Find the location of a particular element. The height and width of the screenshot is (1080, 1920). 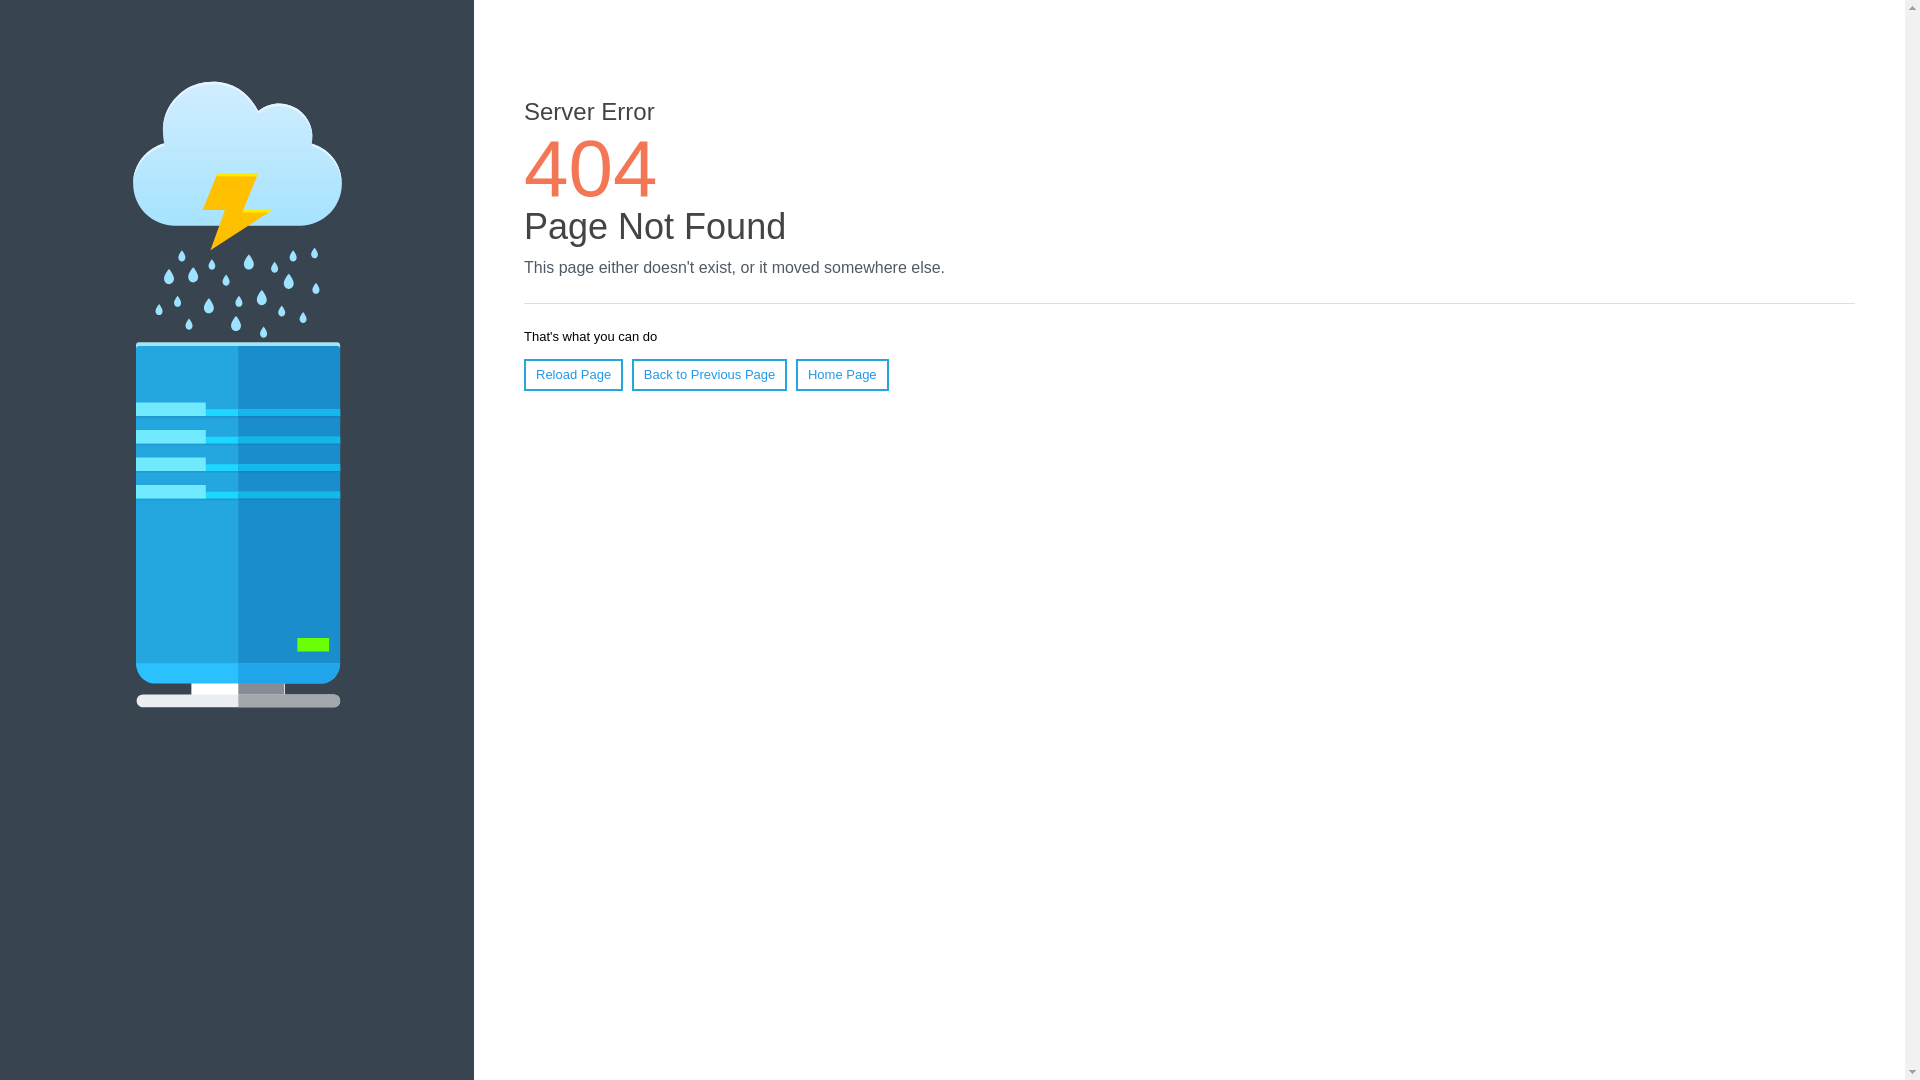

'Back to Previous Page' is located at coordinates (710, 374).